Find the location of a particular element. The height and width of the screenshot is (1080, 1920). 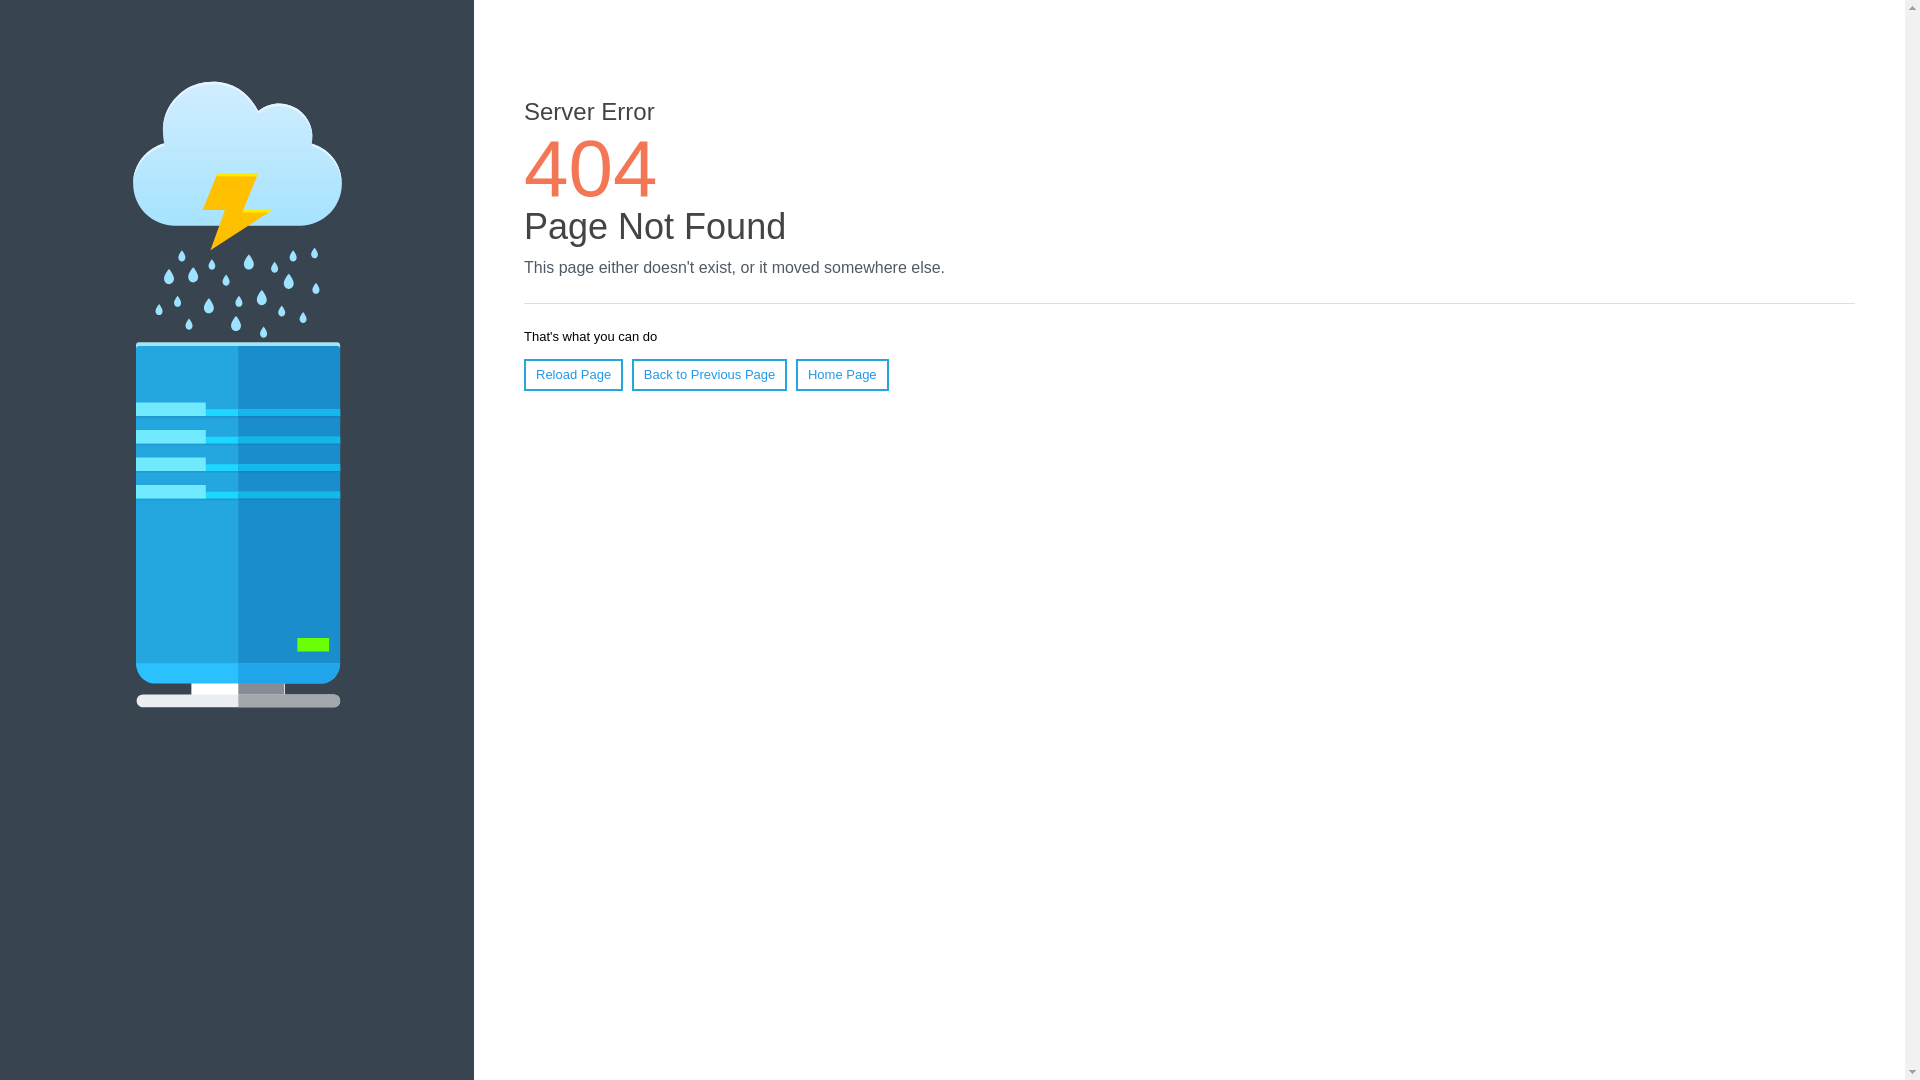

'Back to Previous Page' is located at coordinates (710, 374).